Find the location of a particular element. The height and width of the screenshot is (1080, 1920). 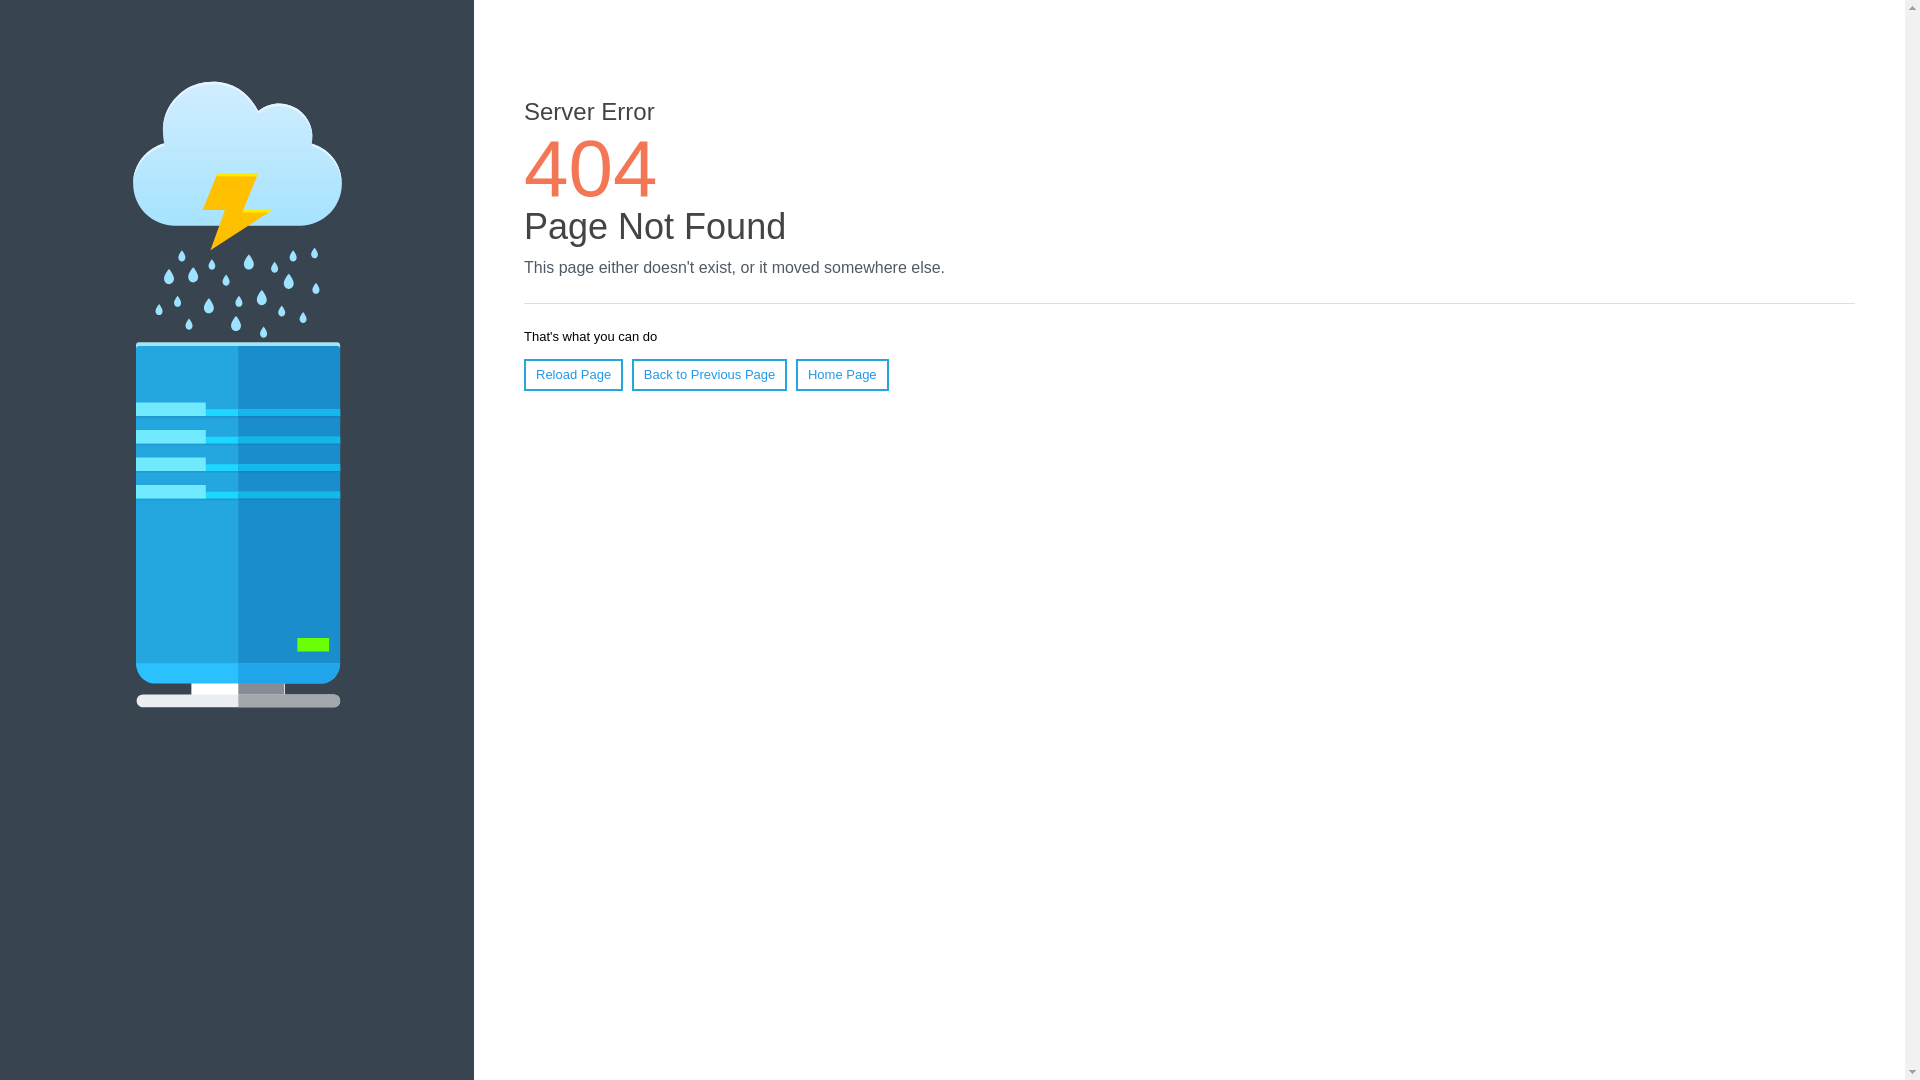

'Back to Previous Page' is located at coordinates (710, 374).